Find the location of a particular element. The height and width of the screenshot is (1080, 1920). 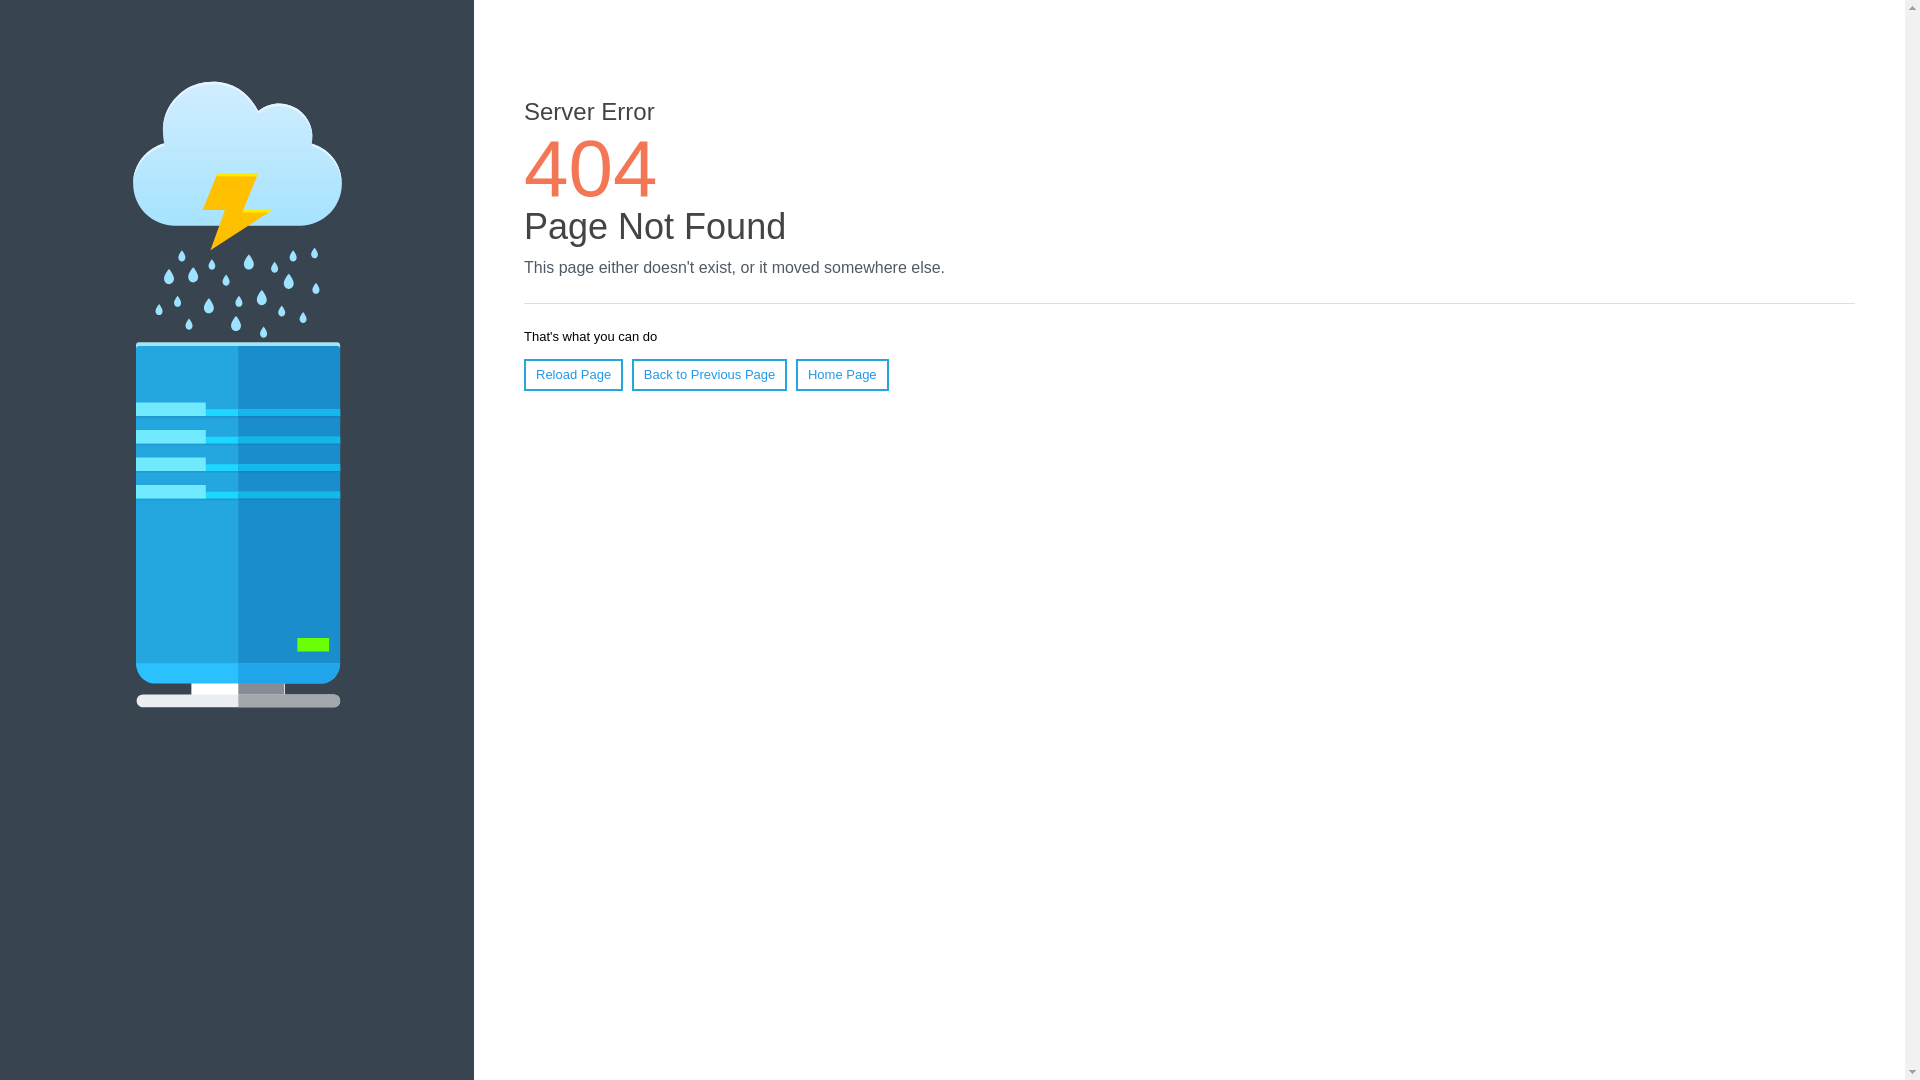

'Back to Previous Page' is located at coordinates (710, 374).